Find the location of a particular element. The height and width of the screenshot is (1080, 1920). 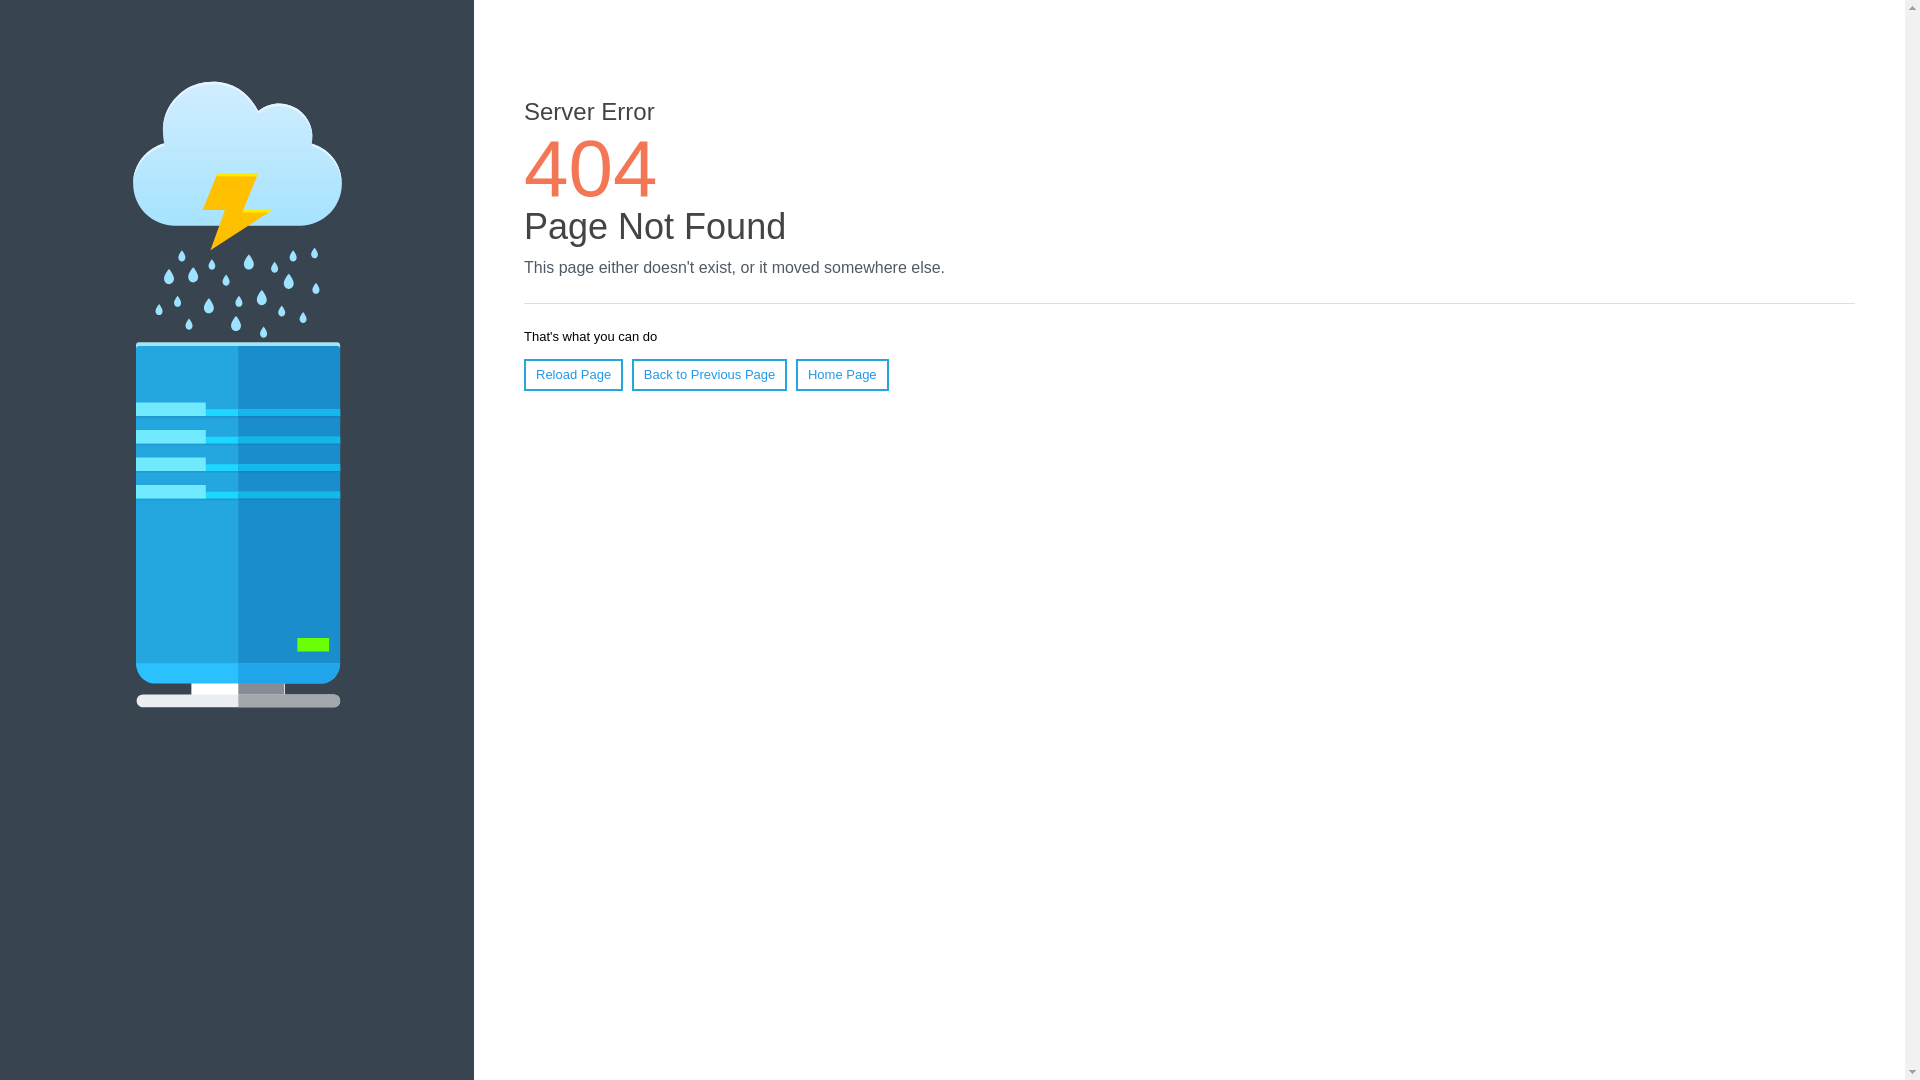

'Back to Previous Page' is located at coordinates (710, 374).